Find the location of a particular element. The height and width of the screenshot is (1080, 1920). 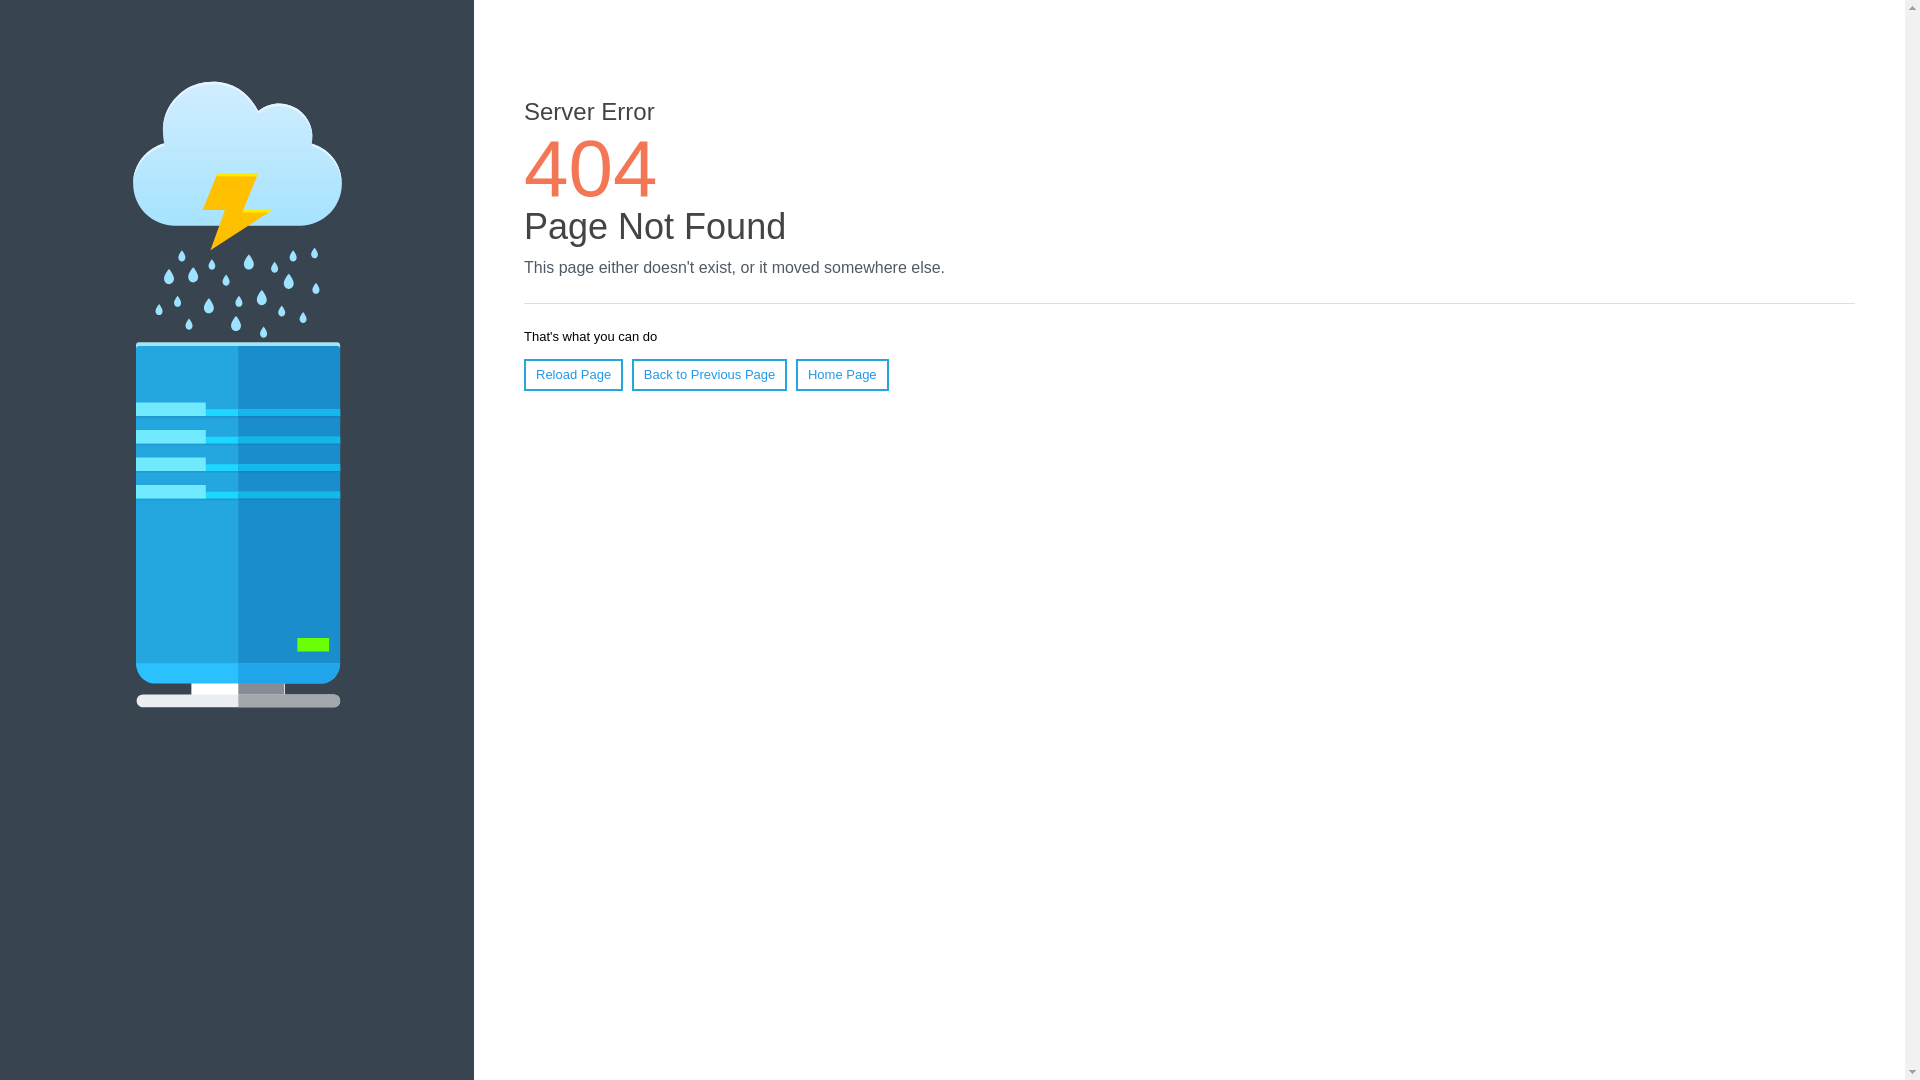

'Back to Previous Page' is located at coordinates (710, 374).